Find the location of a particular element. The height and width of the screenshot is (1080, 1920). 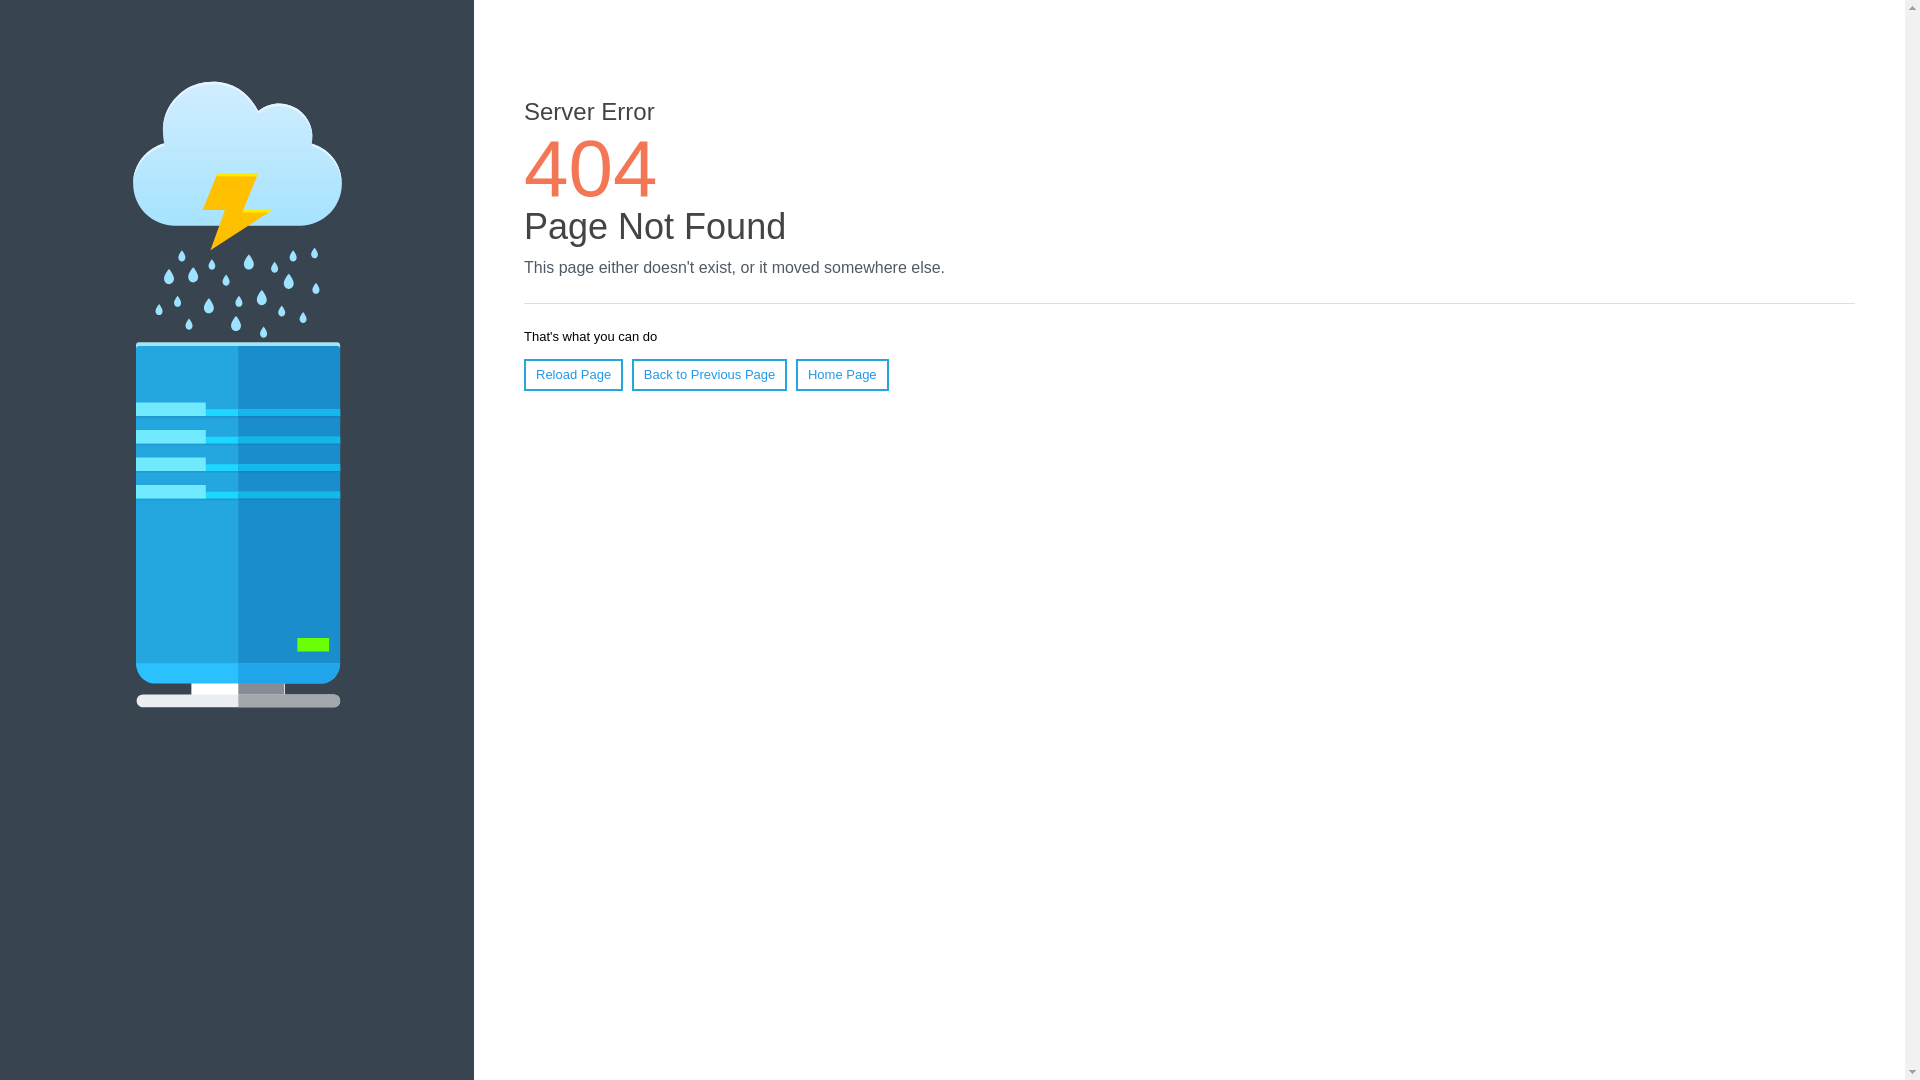

'Back to Previous Page' is located at coordinates (710, 374).